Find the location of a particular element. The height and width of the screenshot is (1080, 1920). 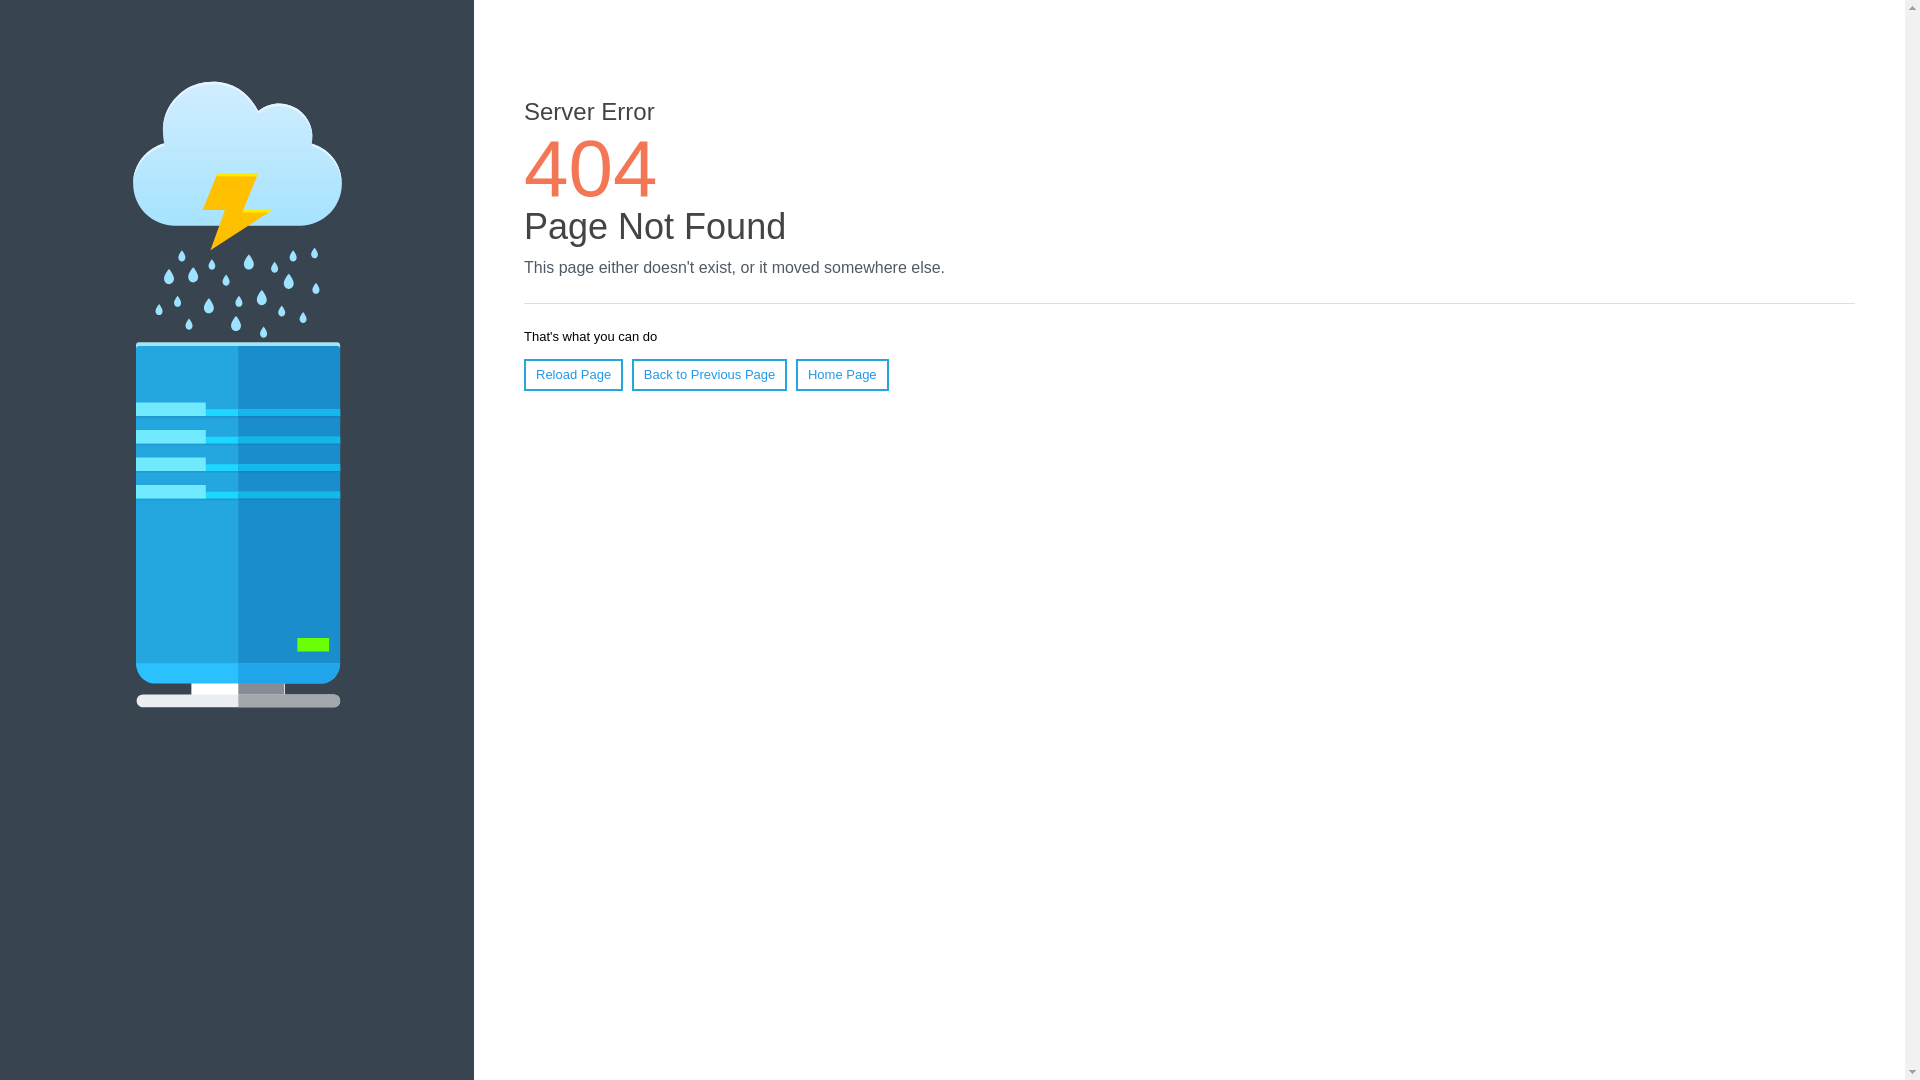

'Back to Previous Page' is located at coordinates (710, 374).